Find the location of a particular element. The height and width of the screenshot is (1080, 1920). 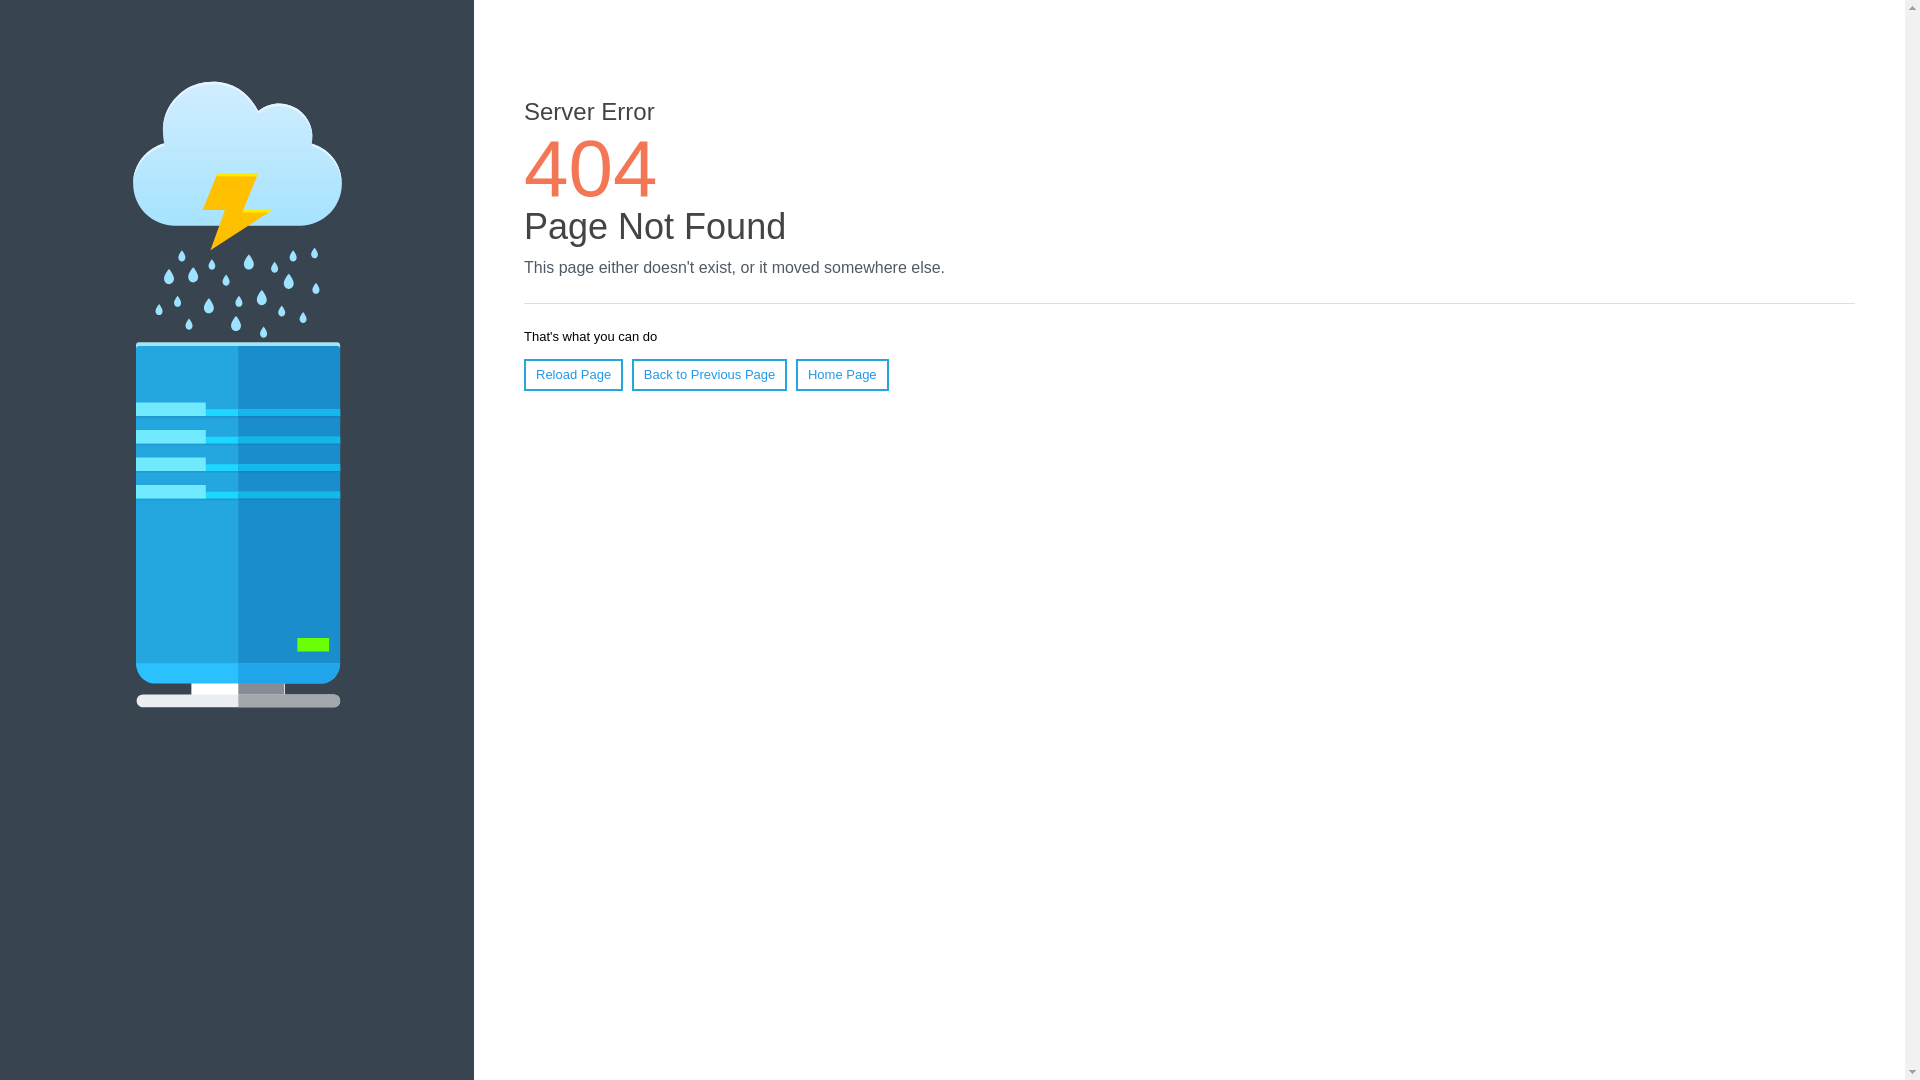

'Back to Previous Page' is located at coordinates (710, 374).